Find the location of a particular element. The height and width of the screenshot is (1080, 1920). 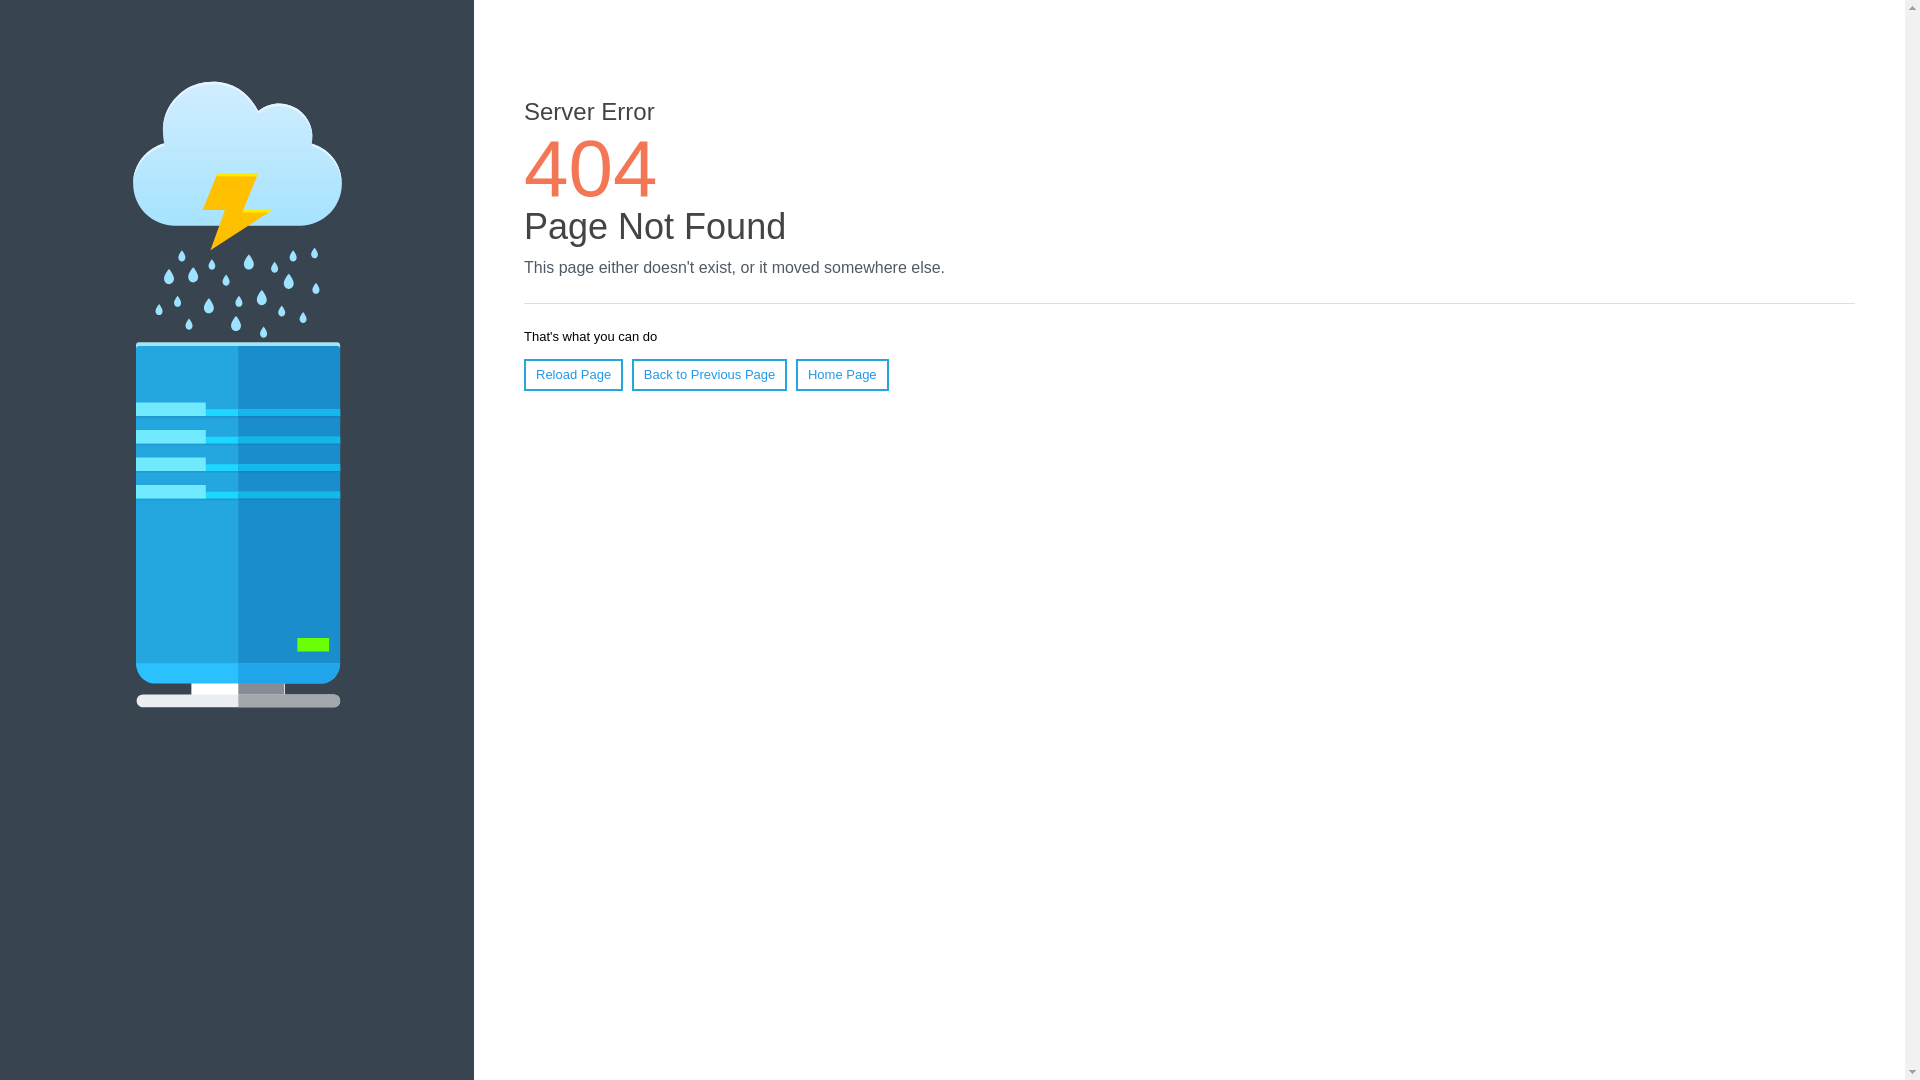

'Back to Previous Page' is located at coordinates (710, 374).